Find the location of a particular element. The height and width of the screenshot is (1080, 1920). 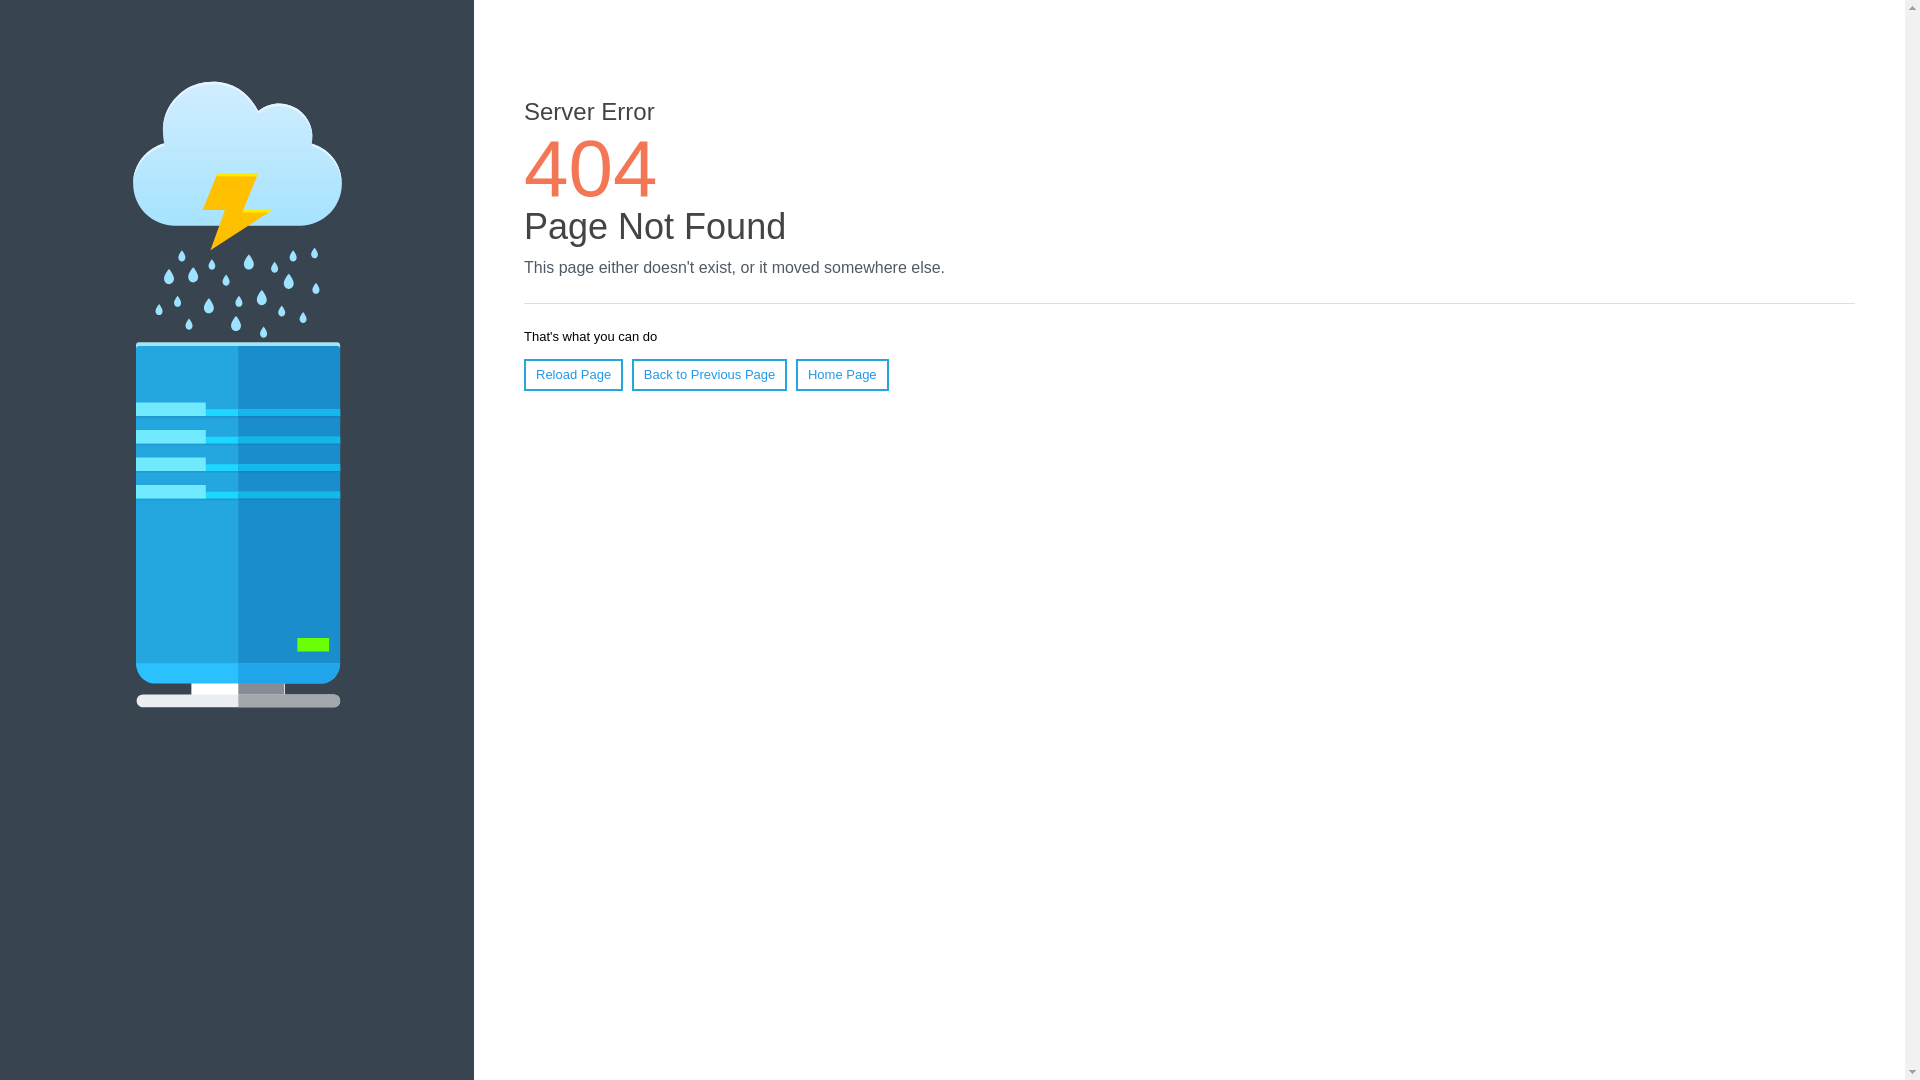

'Back to Previous Page' is located at coordinates (710, 374).